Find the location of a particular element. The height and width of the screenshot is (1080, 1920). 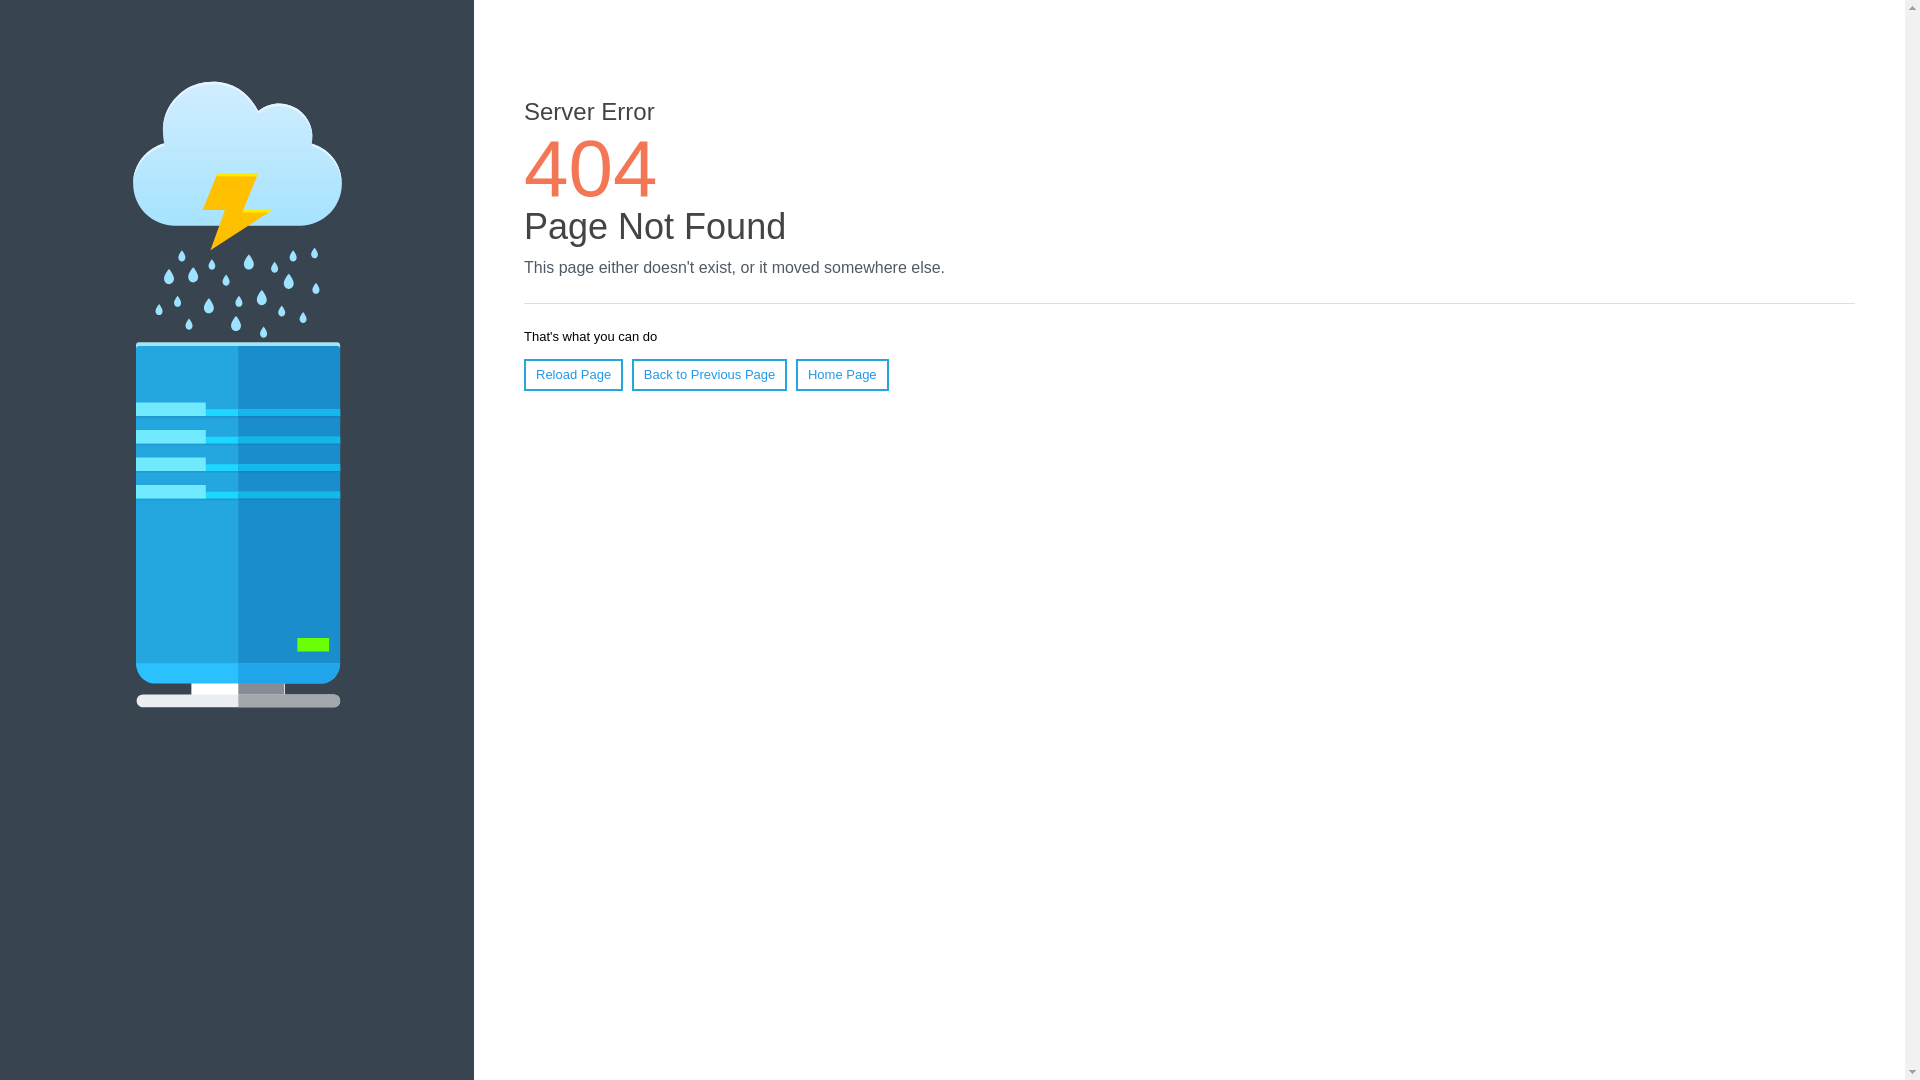

'Back to Previous Page' is located at coordinates (710, 374).